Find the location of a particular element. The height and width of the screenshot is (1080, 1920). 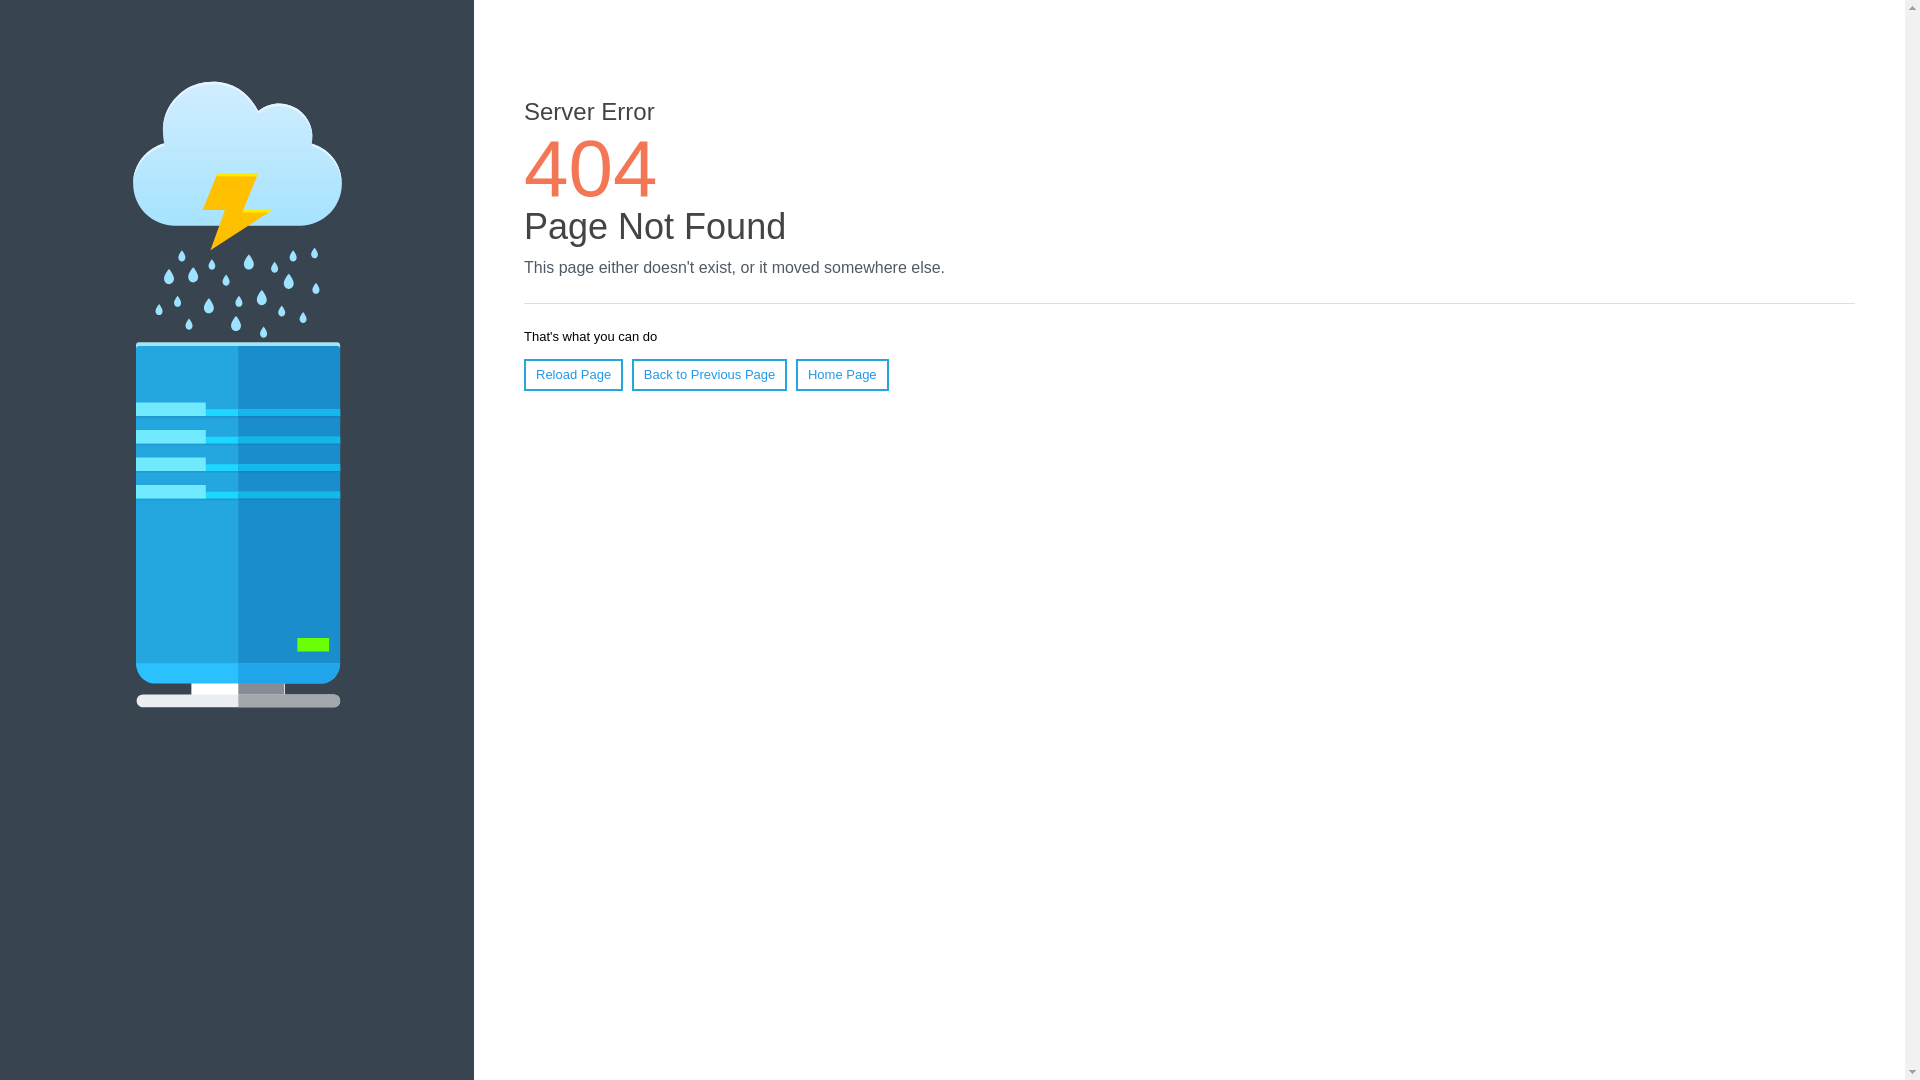

'Back to Previous Page' is located at coordinates (710, 374).